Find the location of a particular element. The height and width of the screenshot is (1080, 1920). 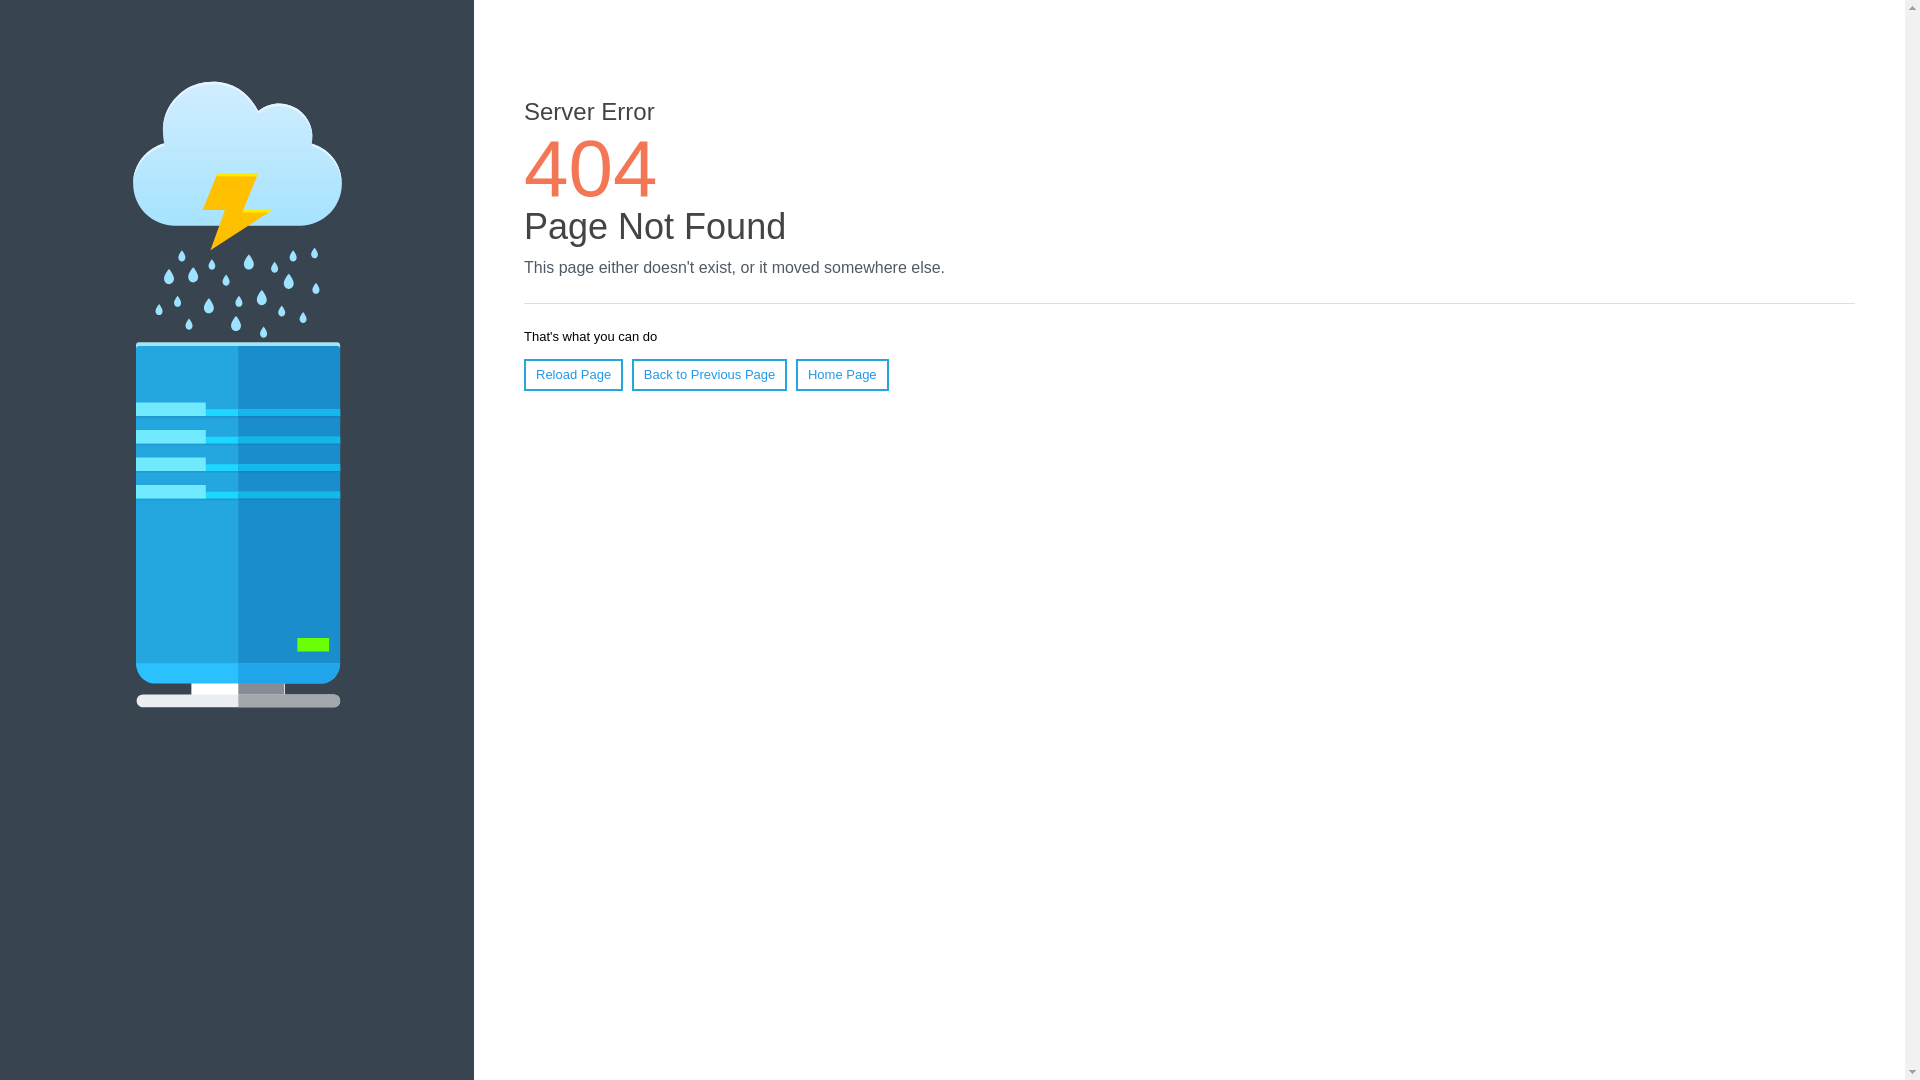

'Back to Previous Page' is located at coordinates (710, 374).